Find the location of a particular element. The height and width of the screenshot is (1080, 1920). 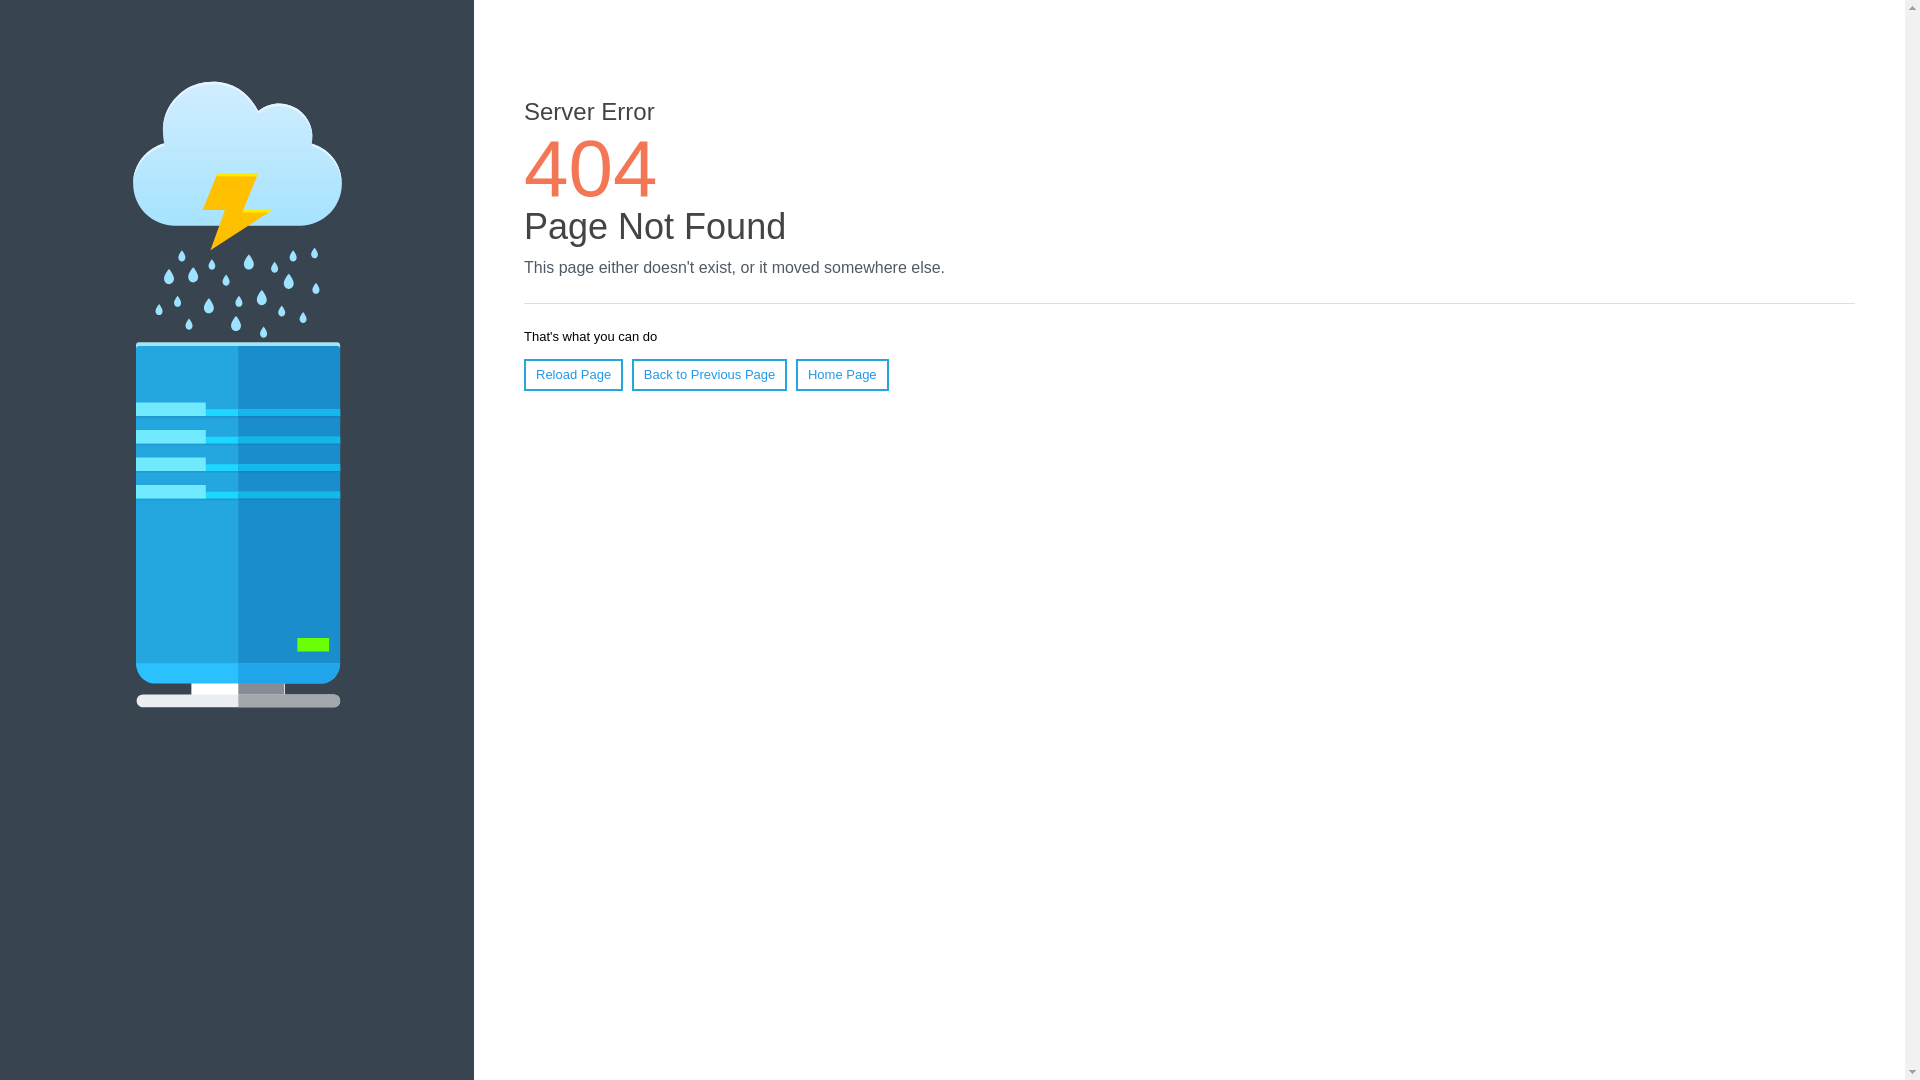

'Back to Previous Page' is located at coordinates (710, 374).